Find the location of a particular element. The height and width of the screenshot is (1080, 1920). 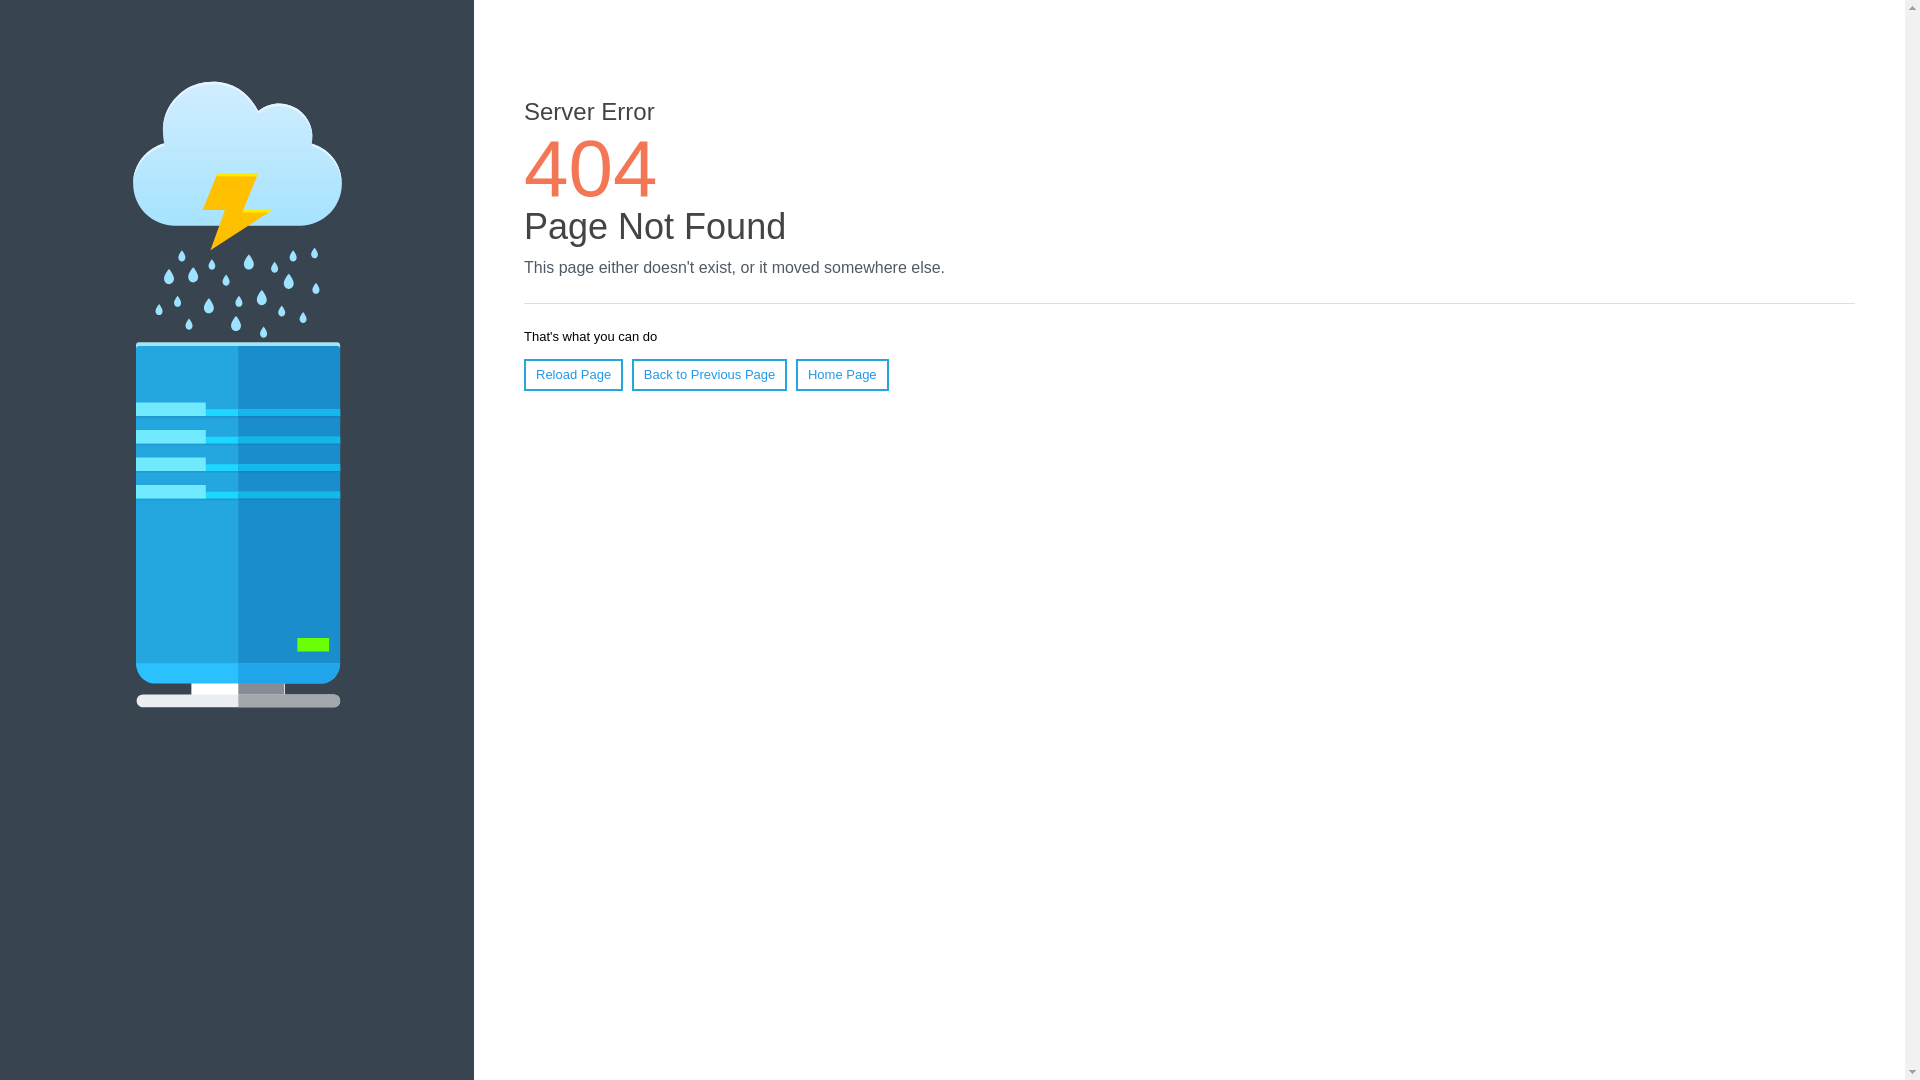

'Back to Previous Page' is located at coordinates (710, 374).